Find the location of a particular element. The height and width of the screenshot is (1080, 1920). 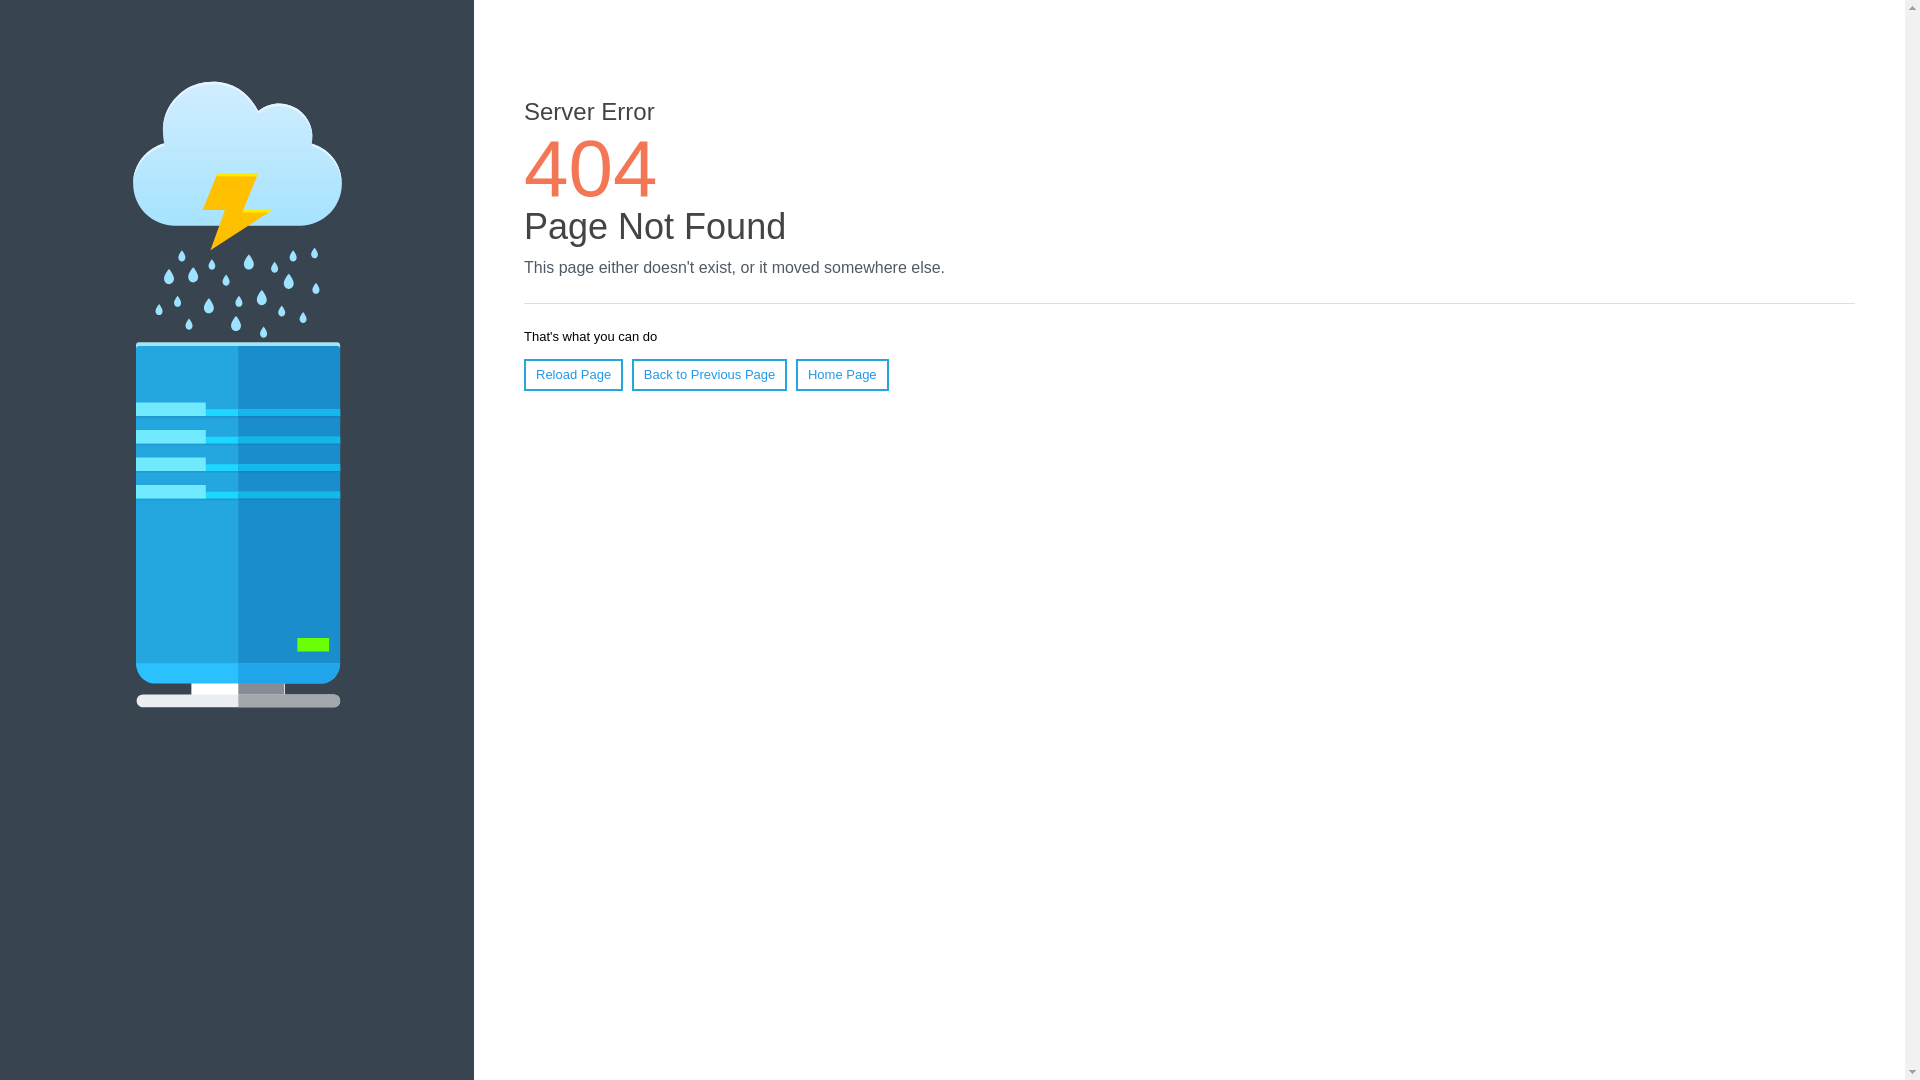

'Back to Previous Page' is located at coordinates (710, 374).